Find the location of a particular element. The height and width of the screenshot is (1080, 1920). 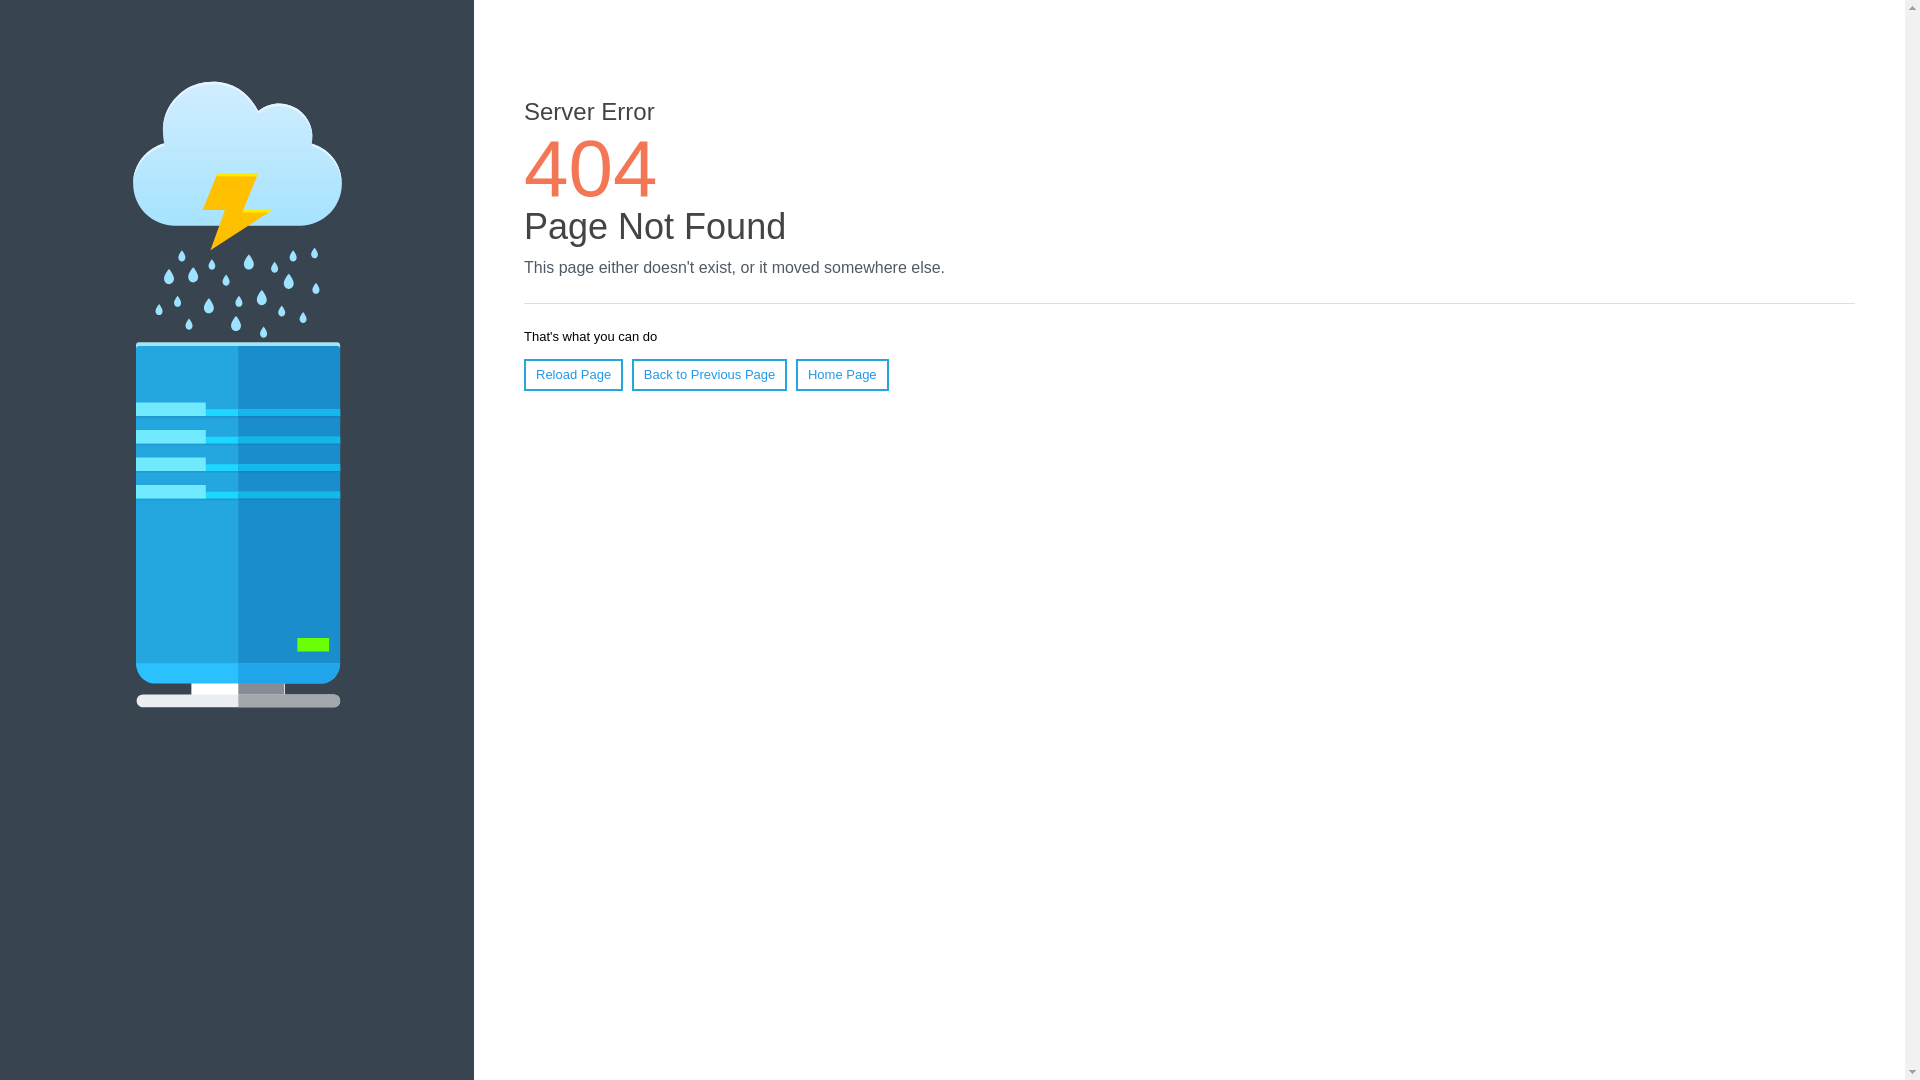

'Back to Previous Page' is located at coordinates (710, 374).